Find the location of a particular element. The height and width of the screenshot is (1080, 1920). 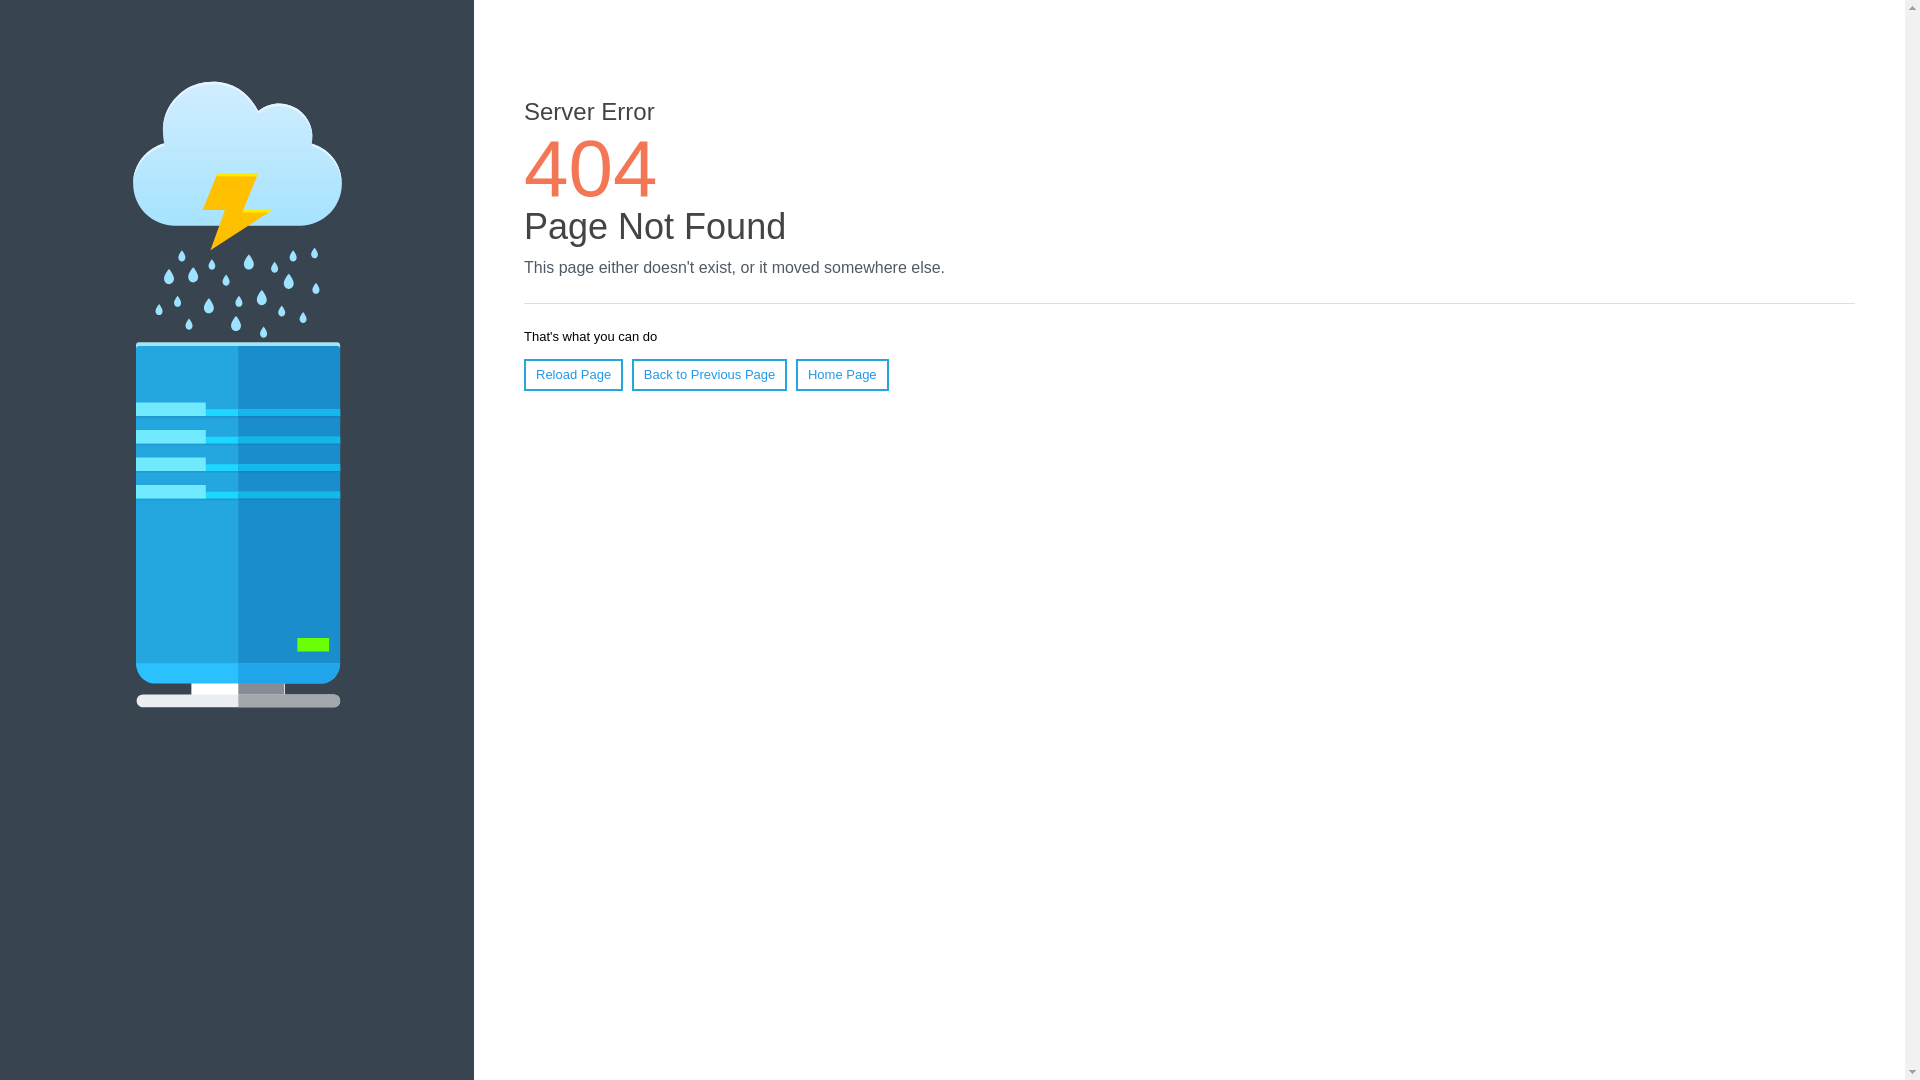

'Back to Previous Page' is located at coordinates (710, 374).